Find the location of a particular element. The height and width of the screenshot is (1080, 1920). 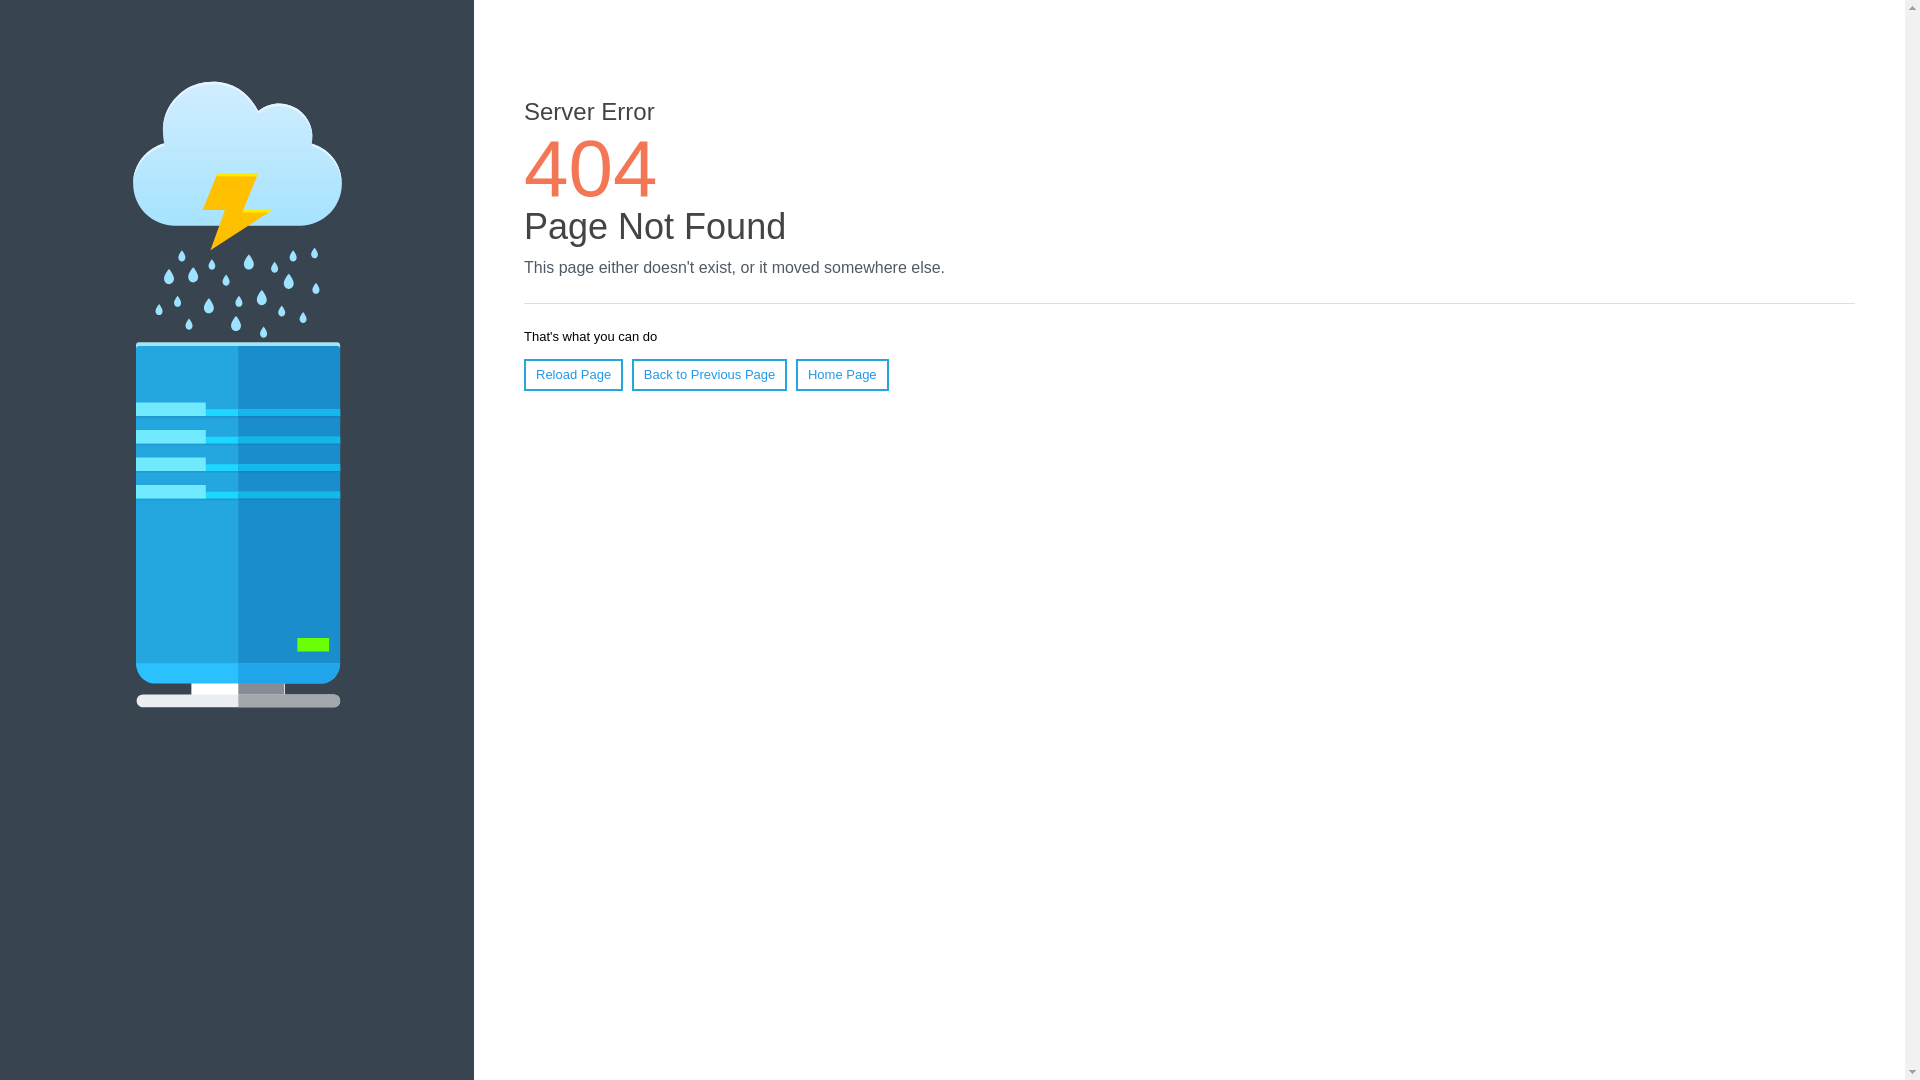

'Back to Previous Page' is located at coordinates (710, 374).